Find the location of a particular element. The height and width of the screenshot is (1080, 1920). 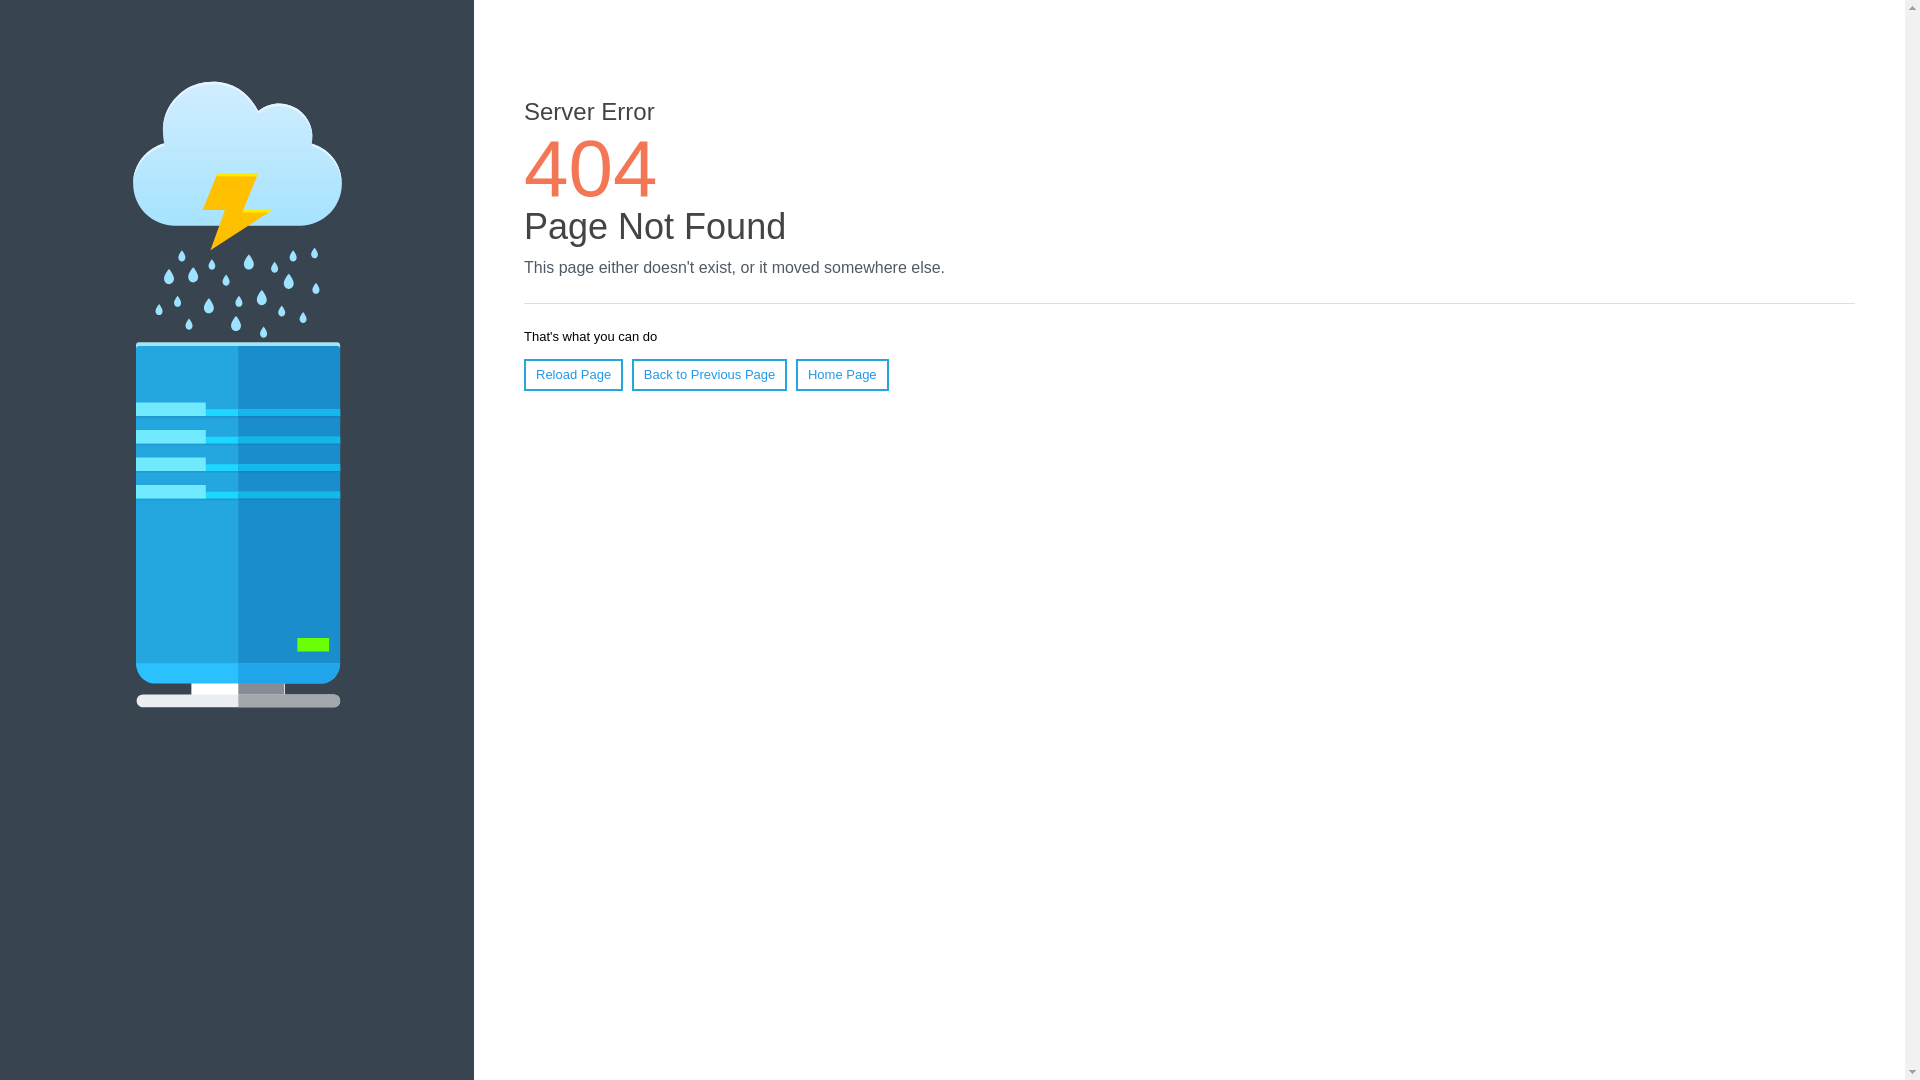

'Back to Previous Page' is located at coordinates (710, 374).